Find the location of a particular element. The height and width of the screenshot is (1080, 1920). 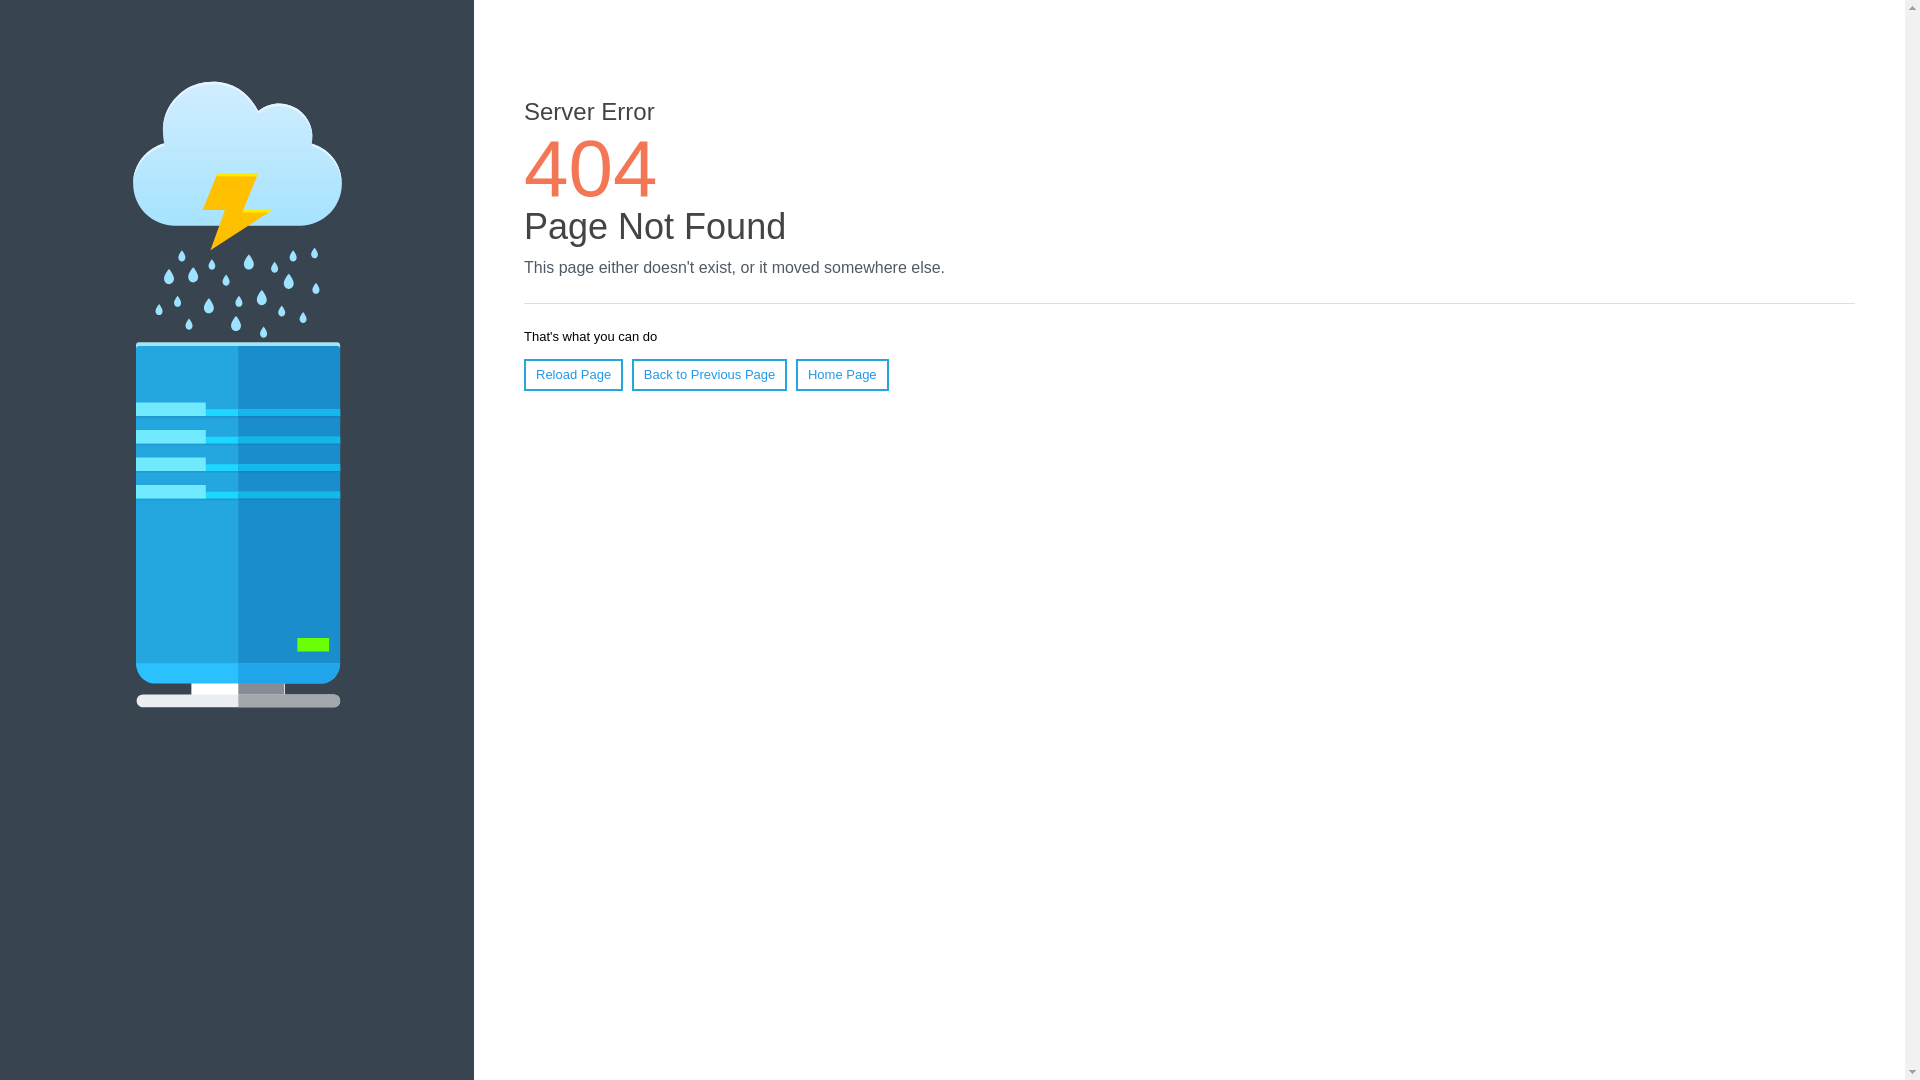

'Back to Previous Page' is located at coordinates (710, 374).